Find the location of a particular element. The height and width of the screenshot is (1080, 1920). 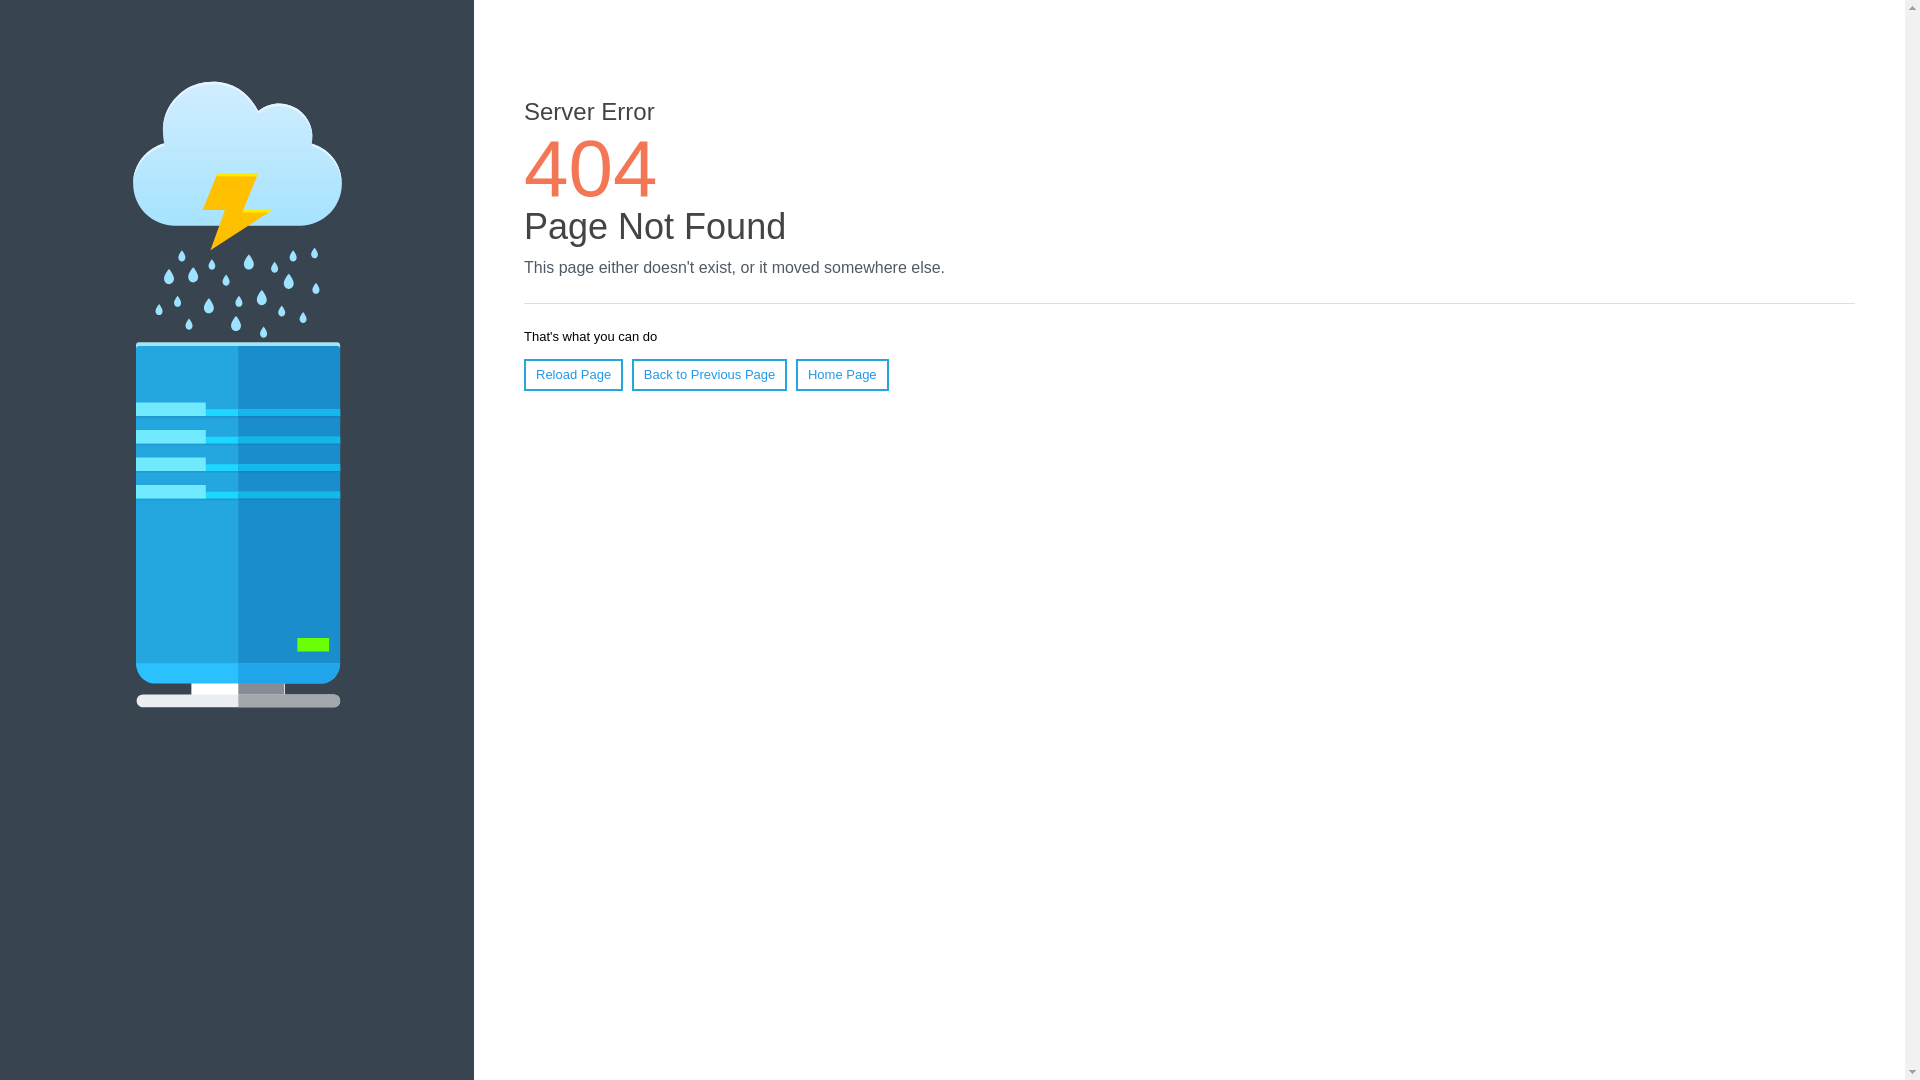

'Back to Previous Page' is located at coordinates (710, 374).